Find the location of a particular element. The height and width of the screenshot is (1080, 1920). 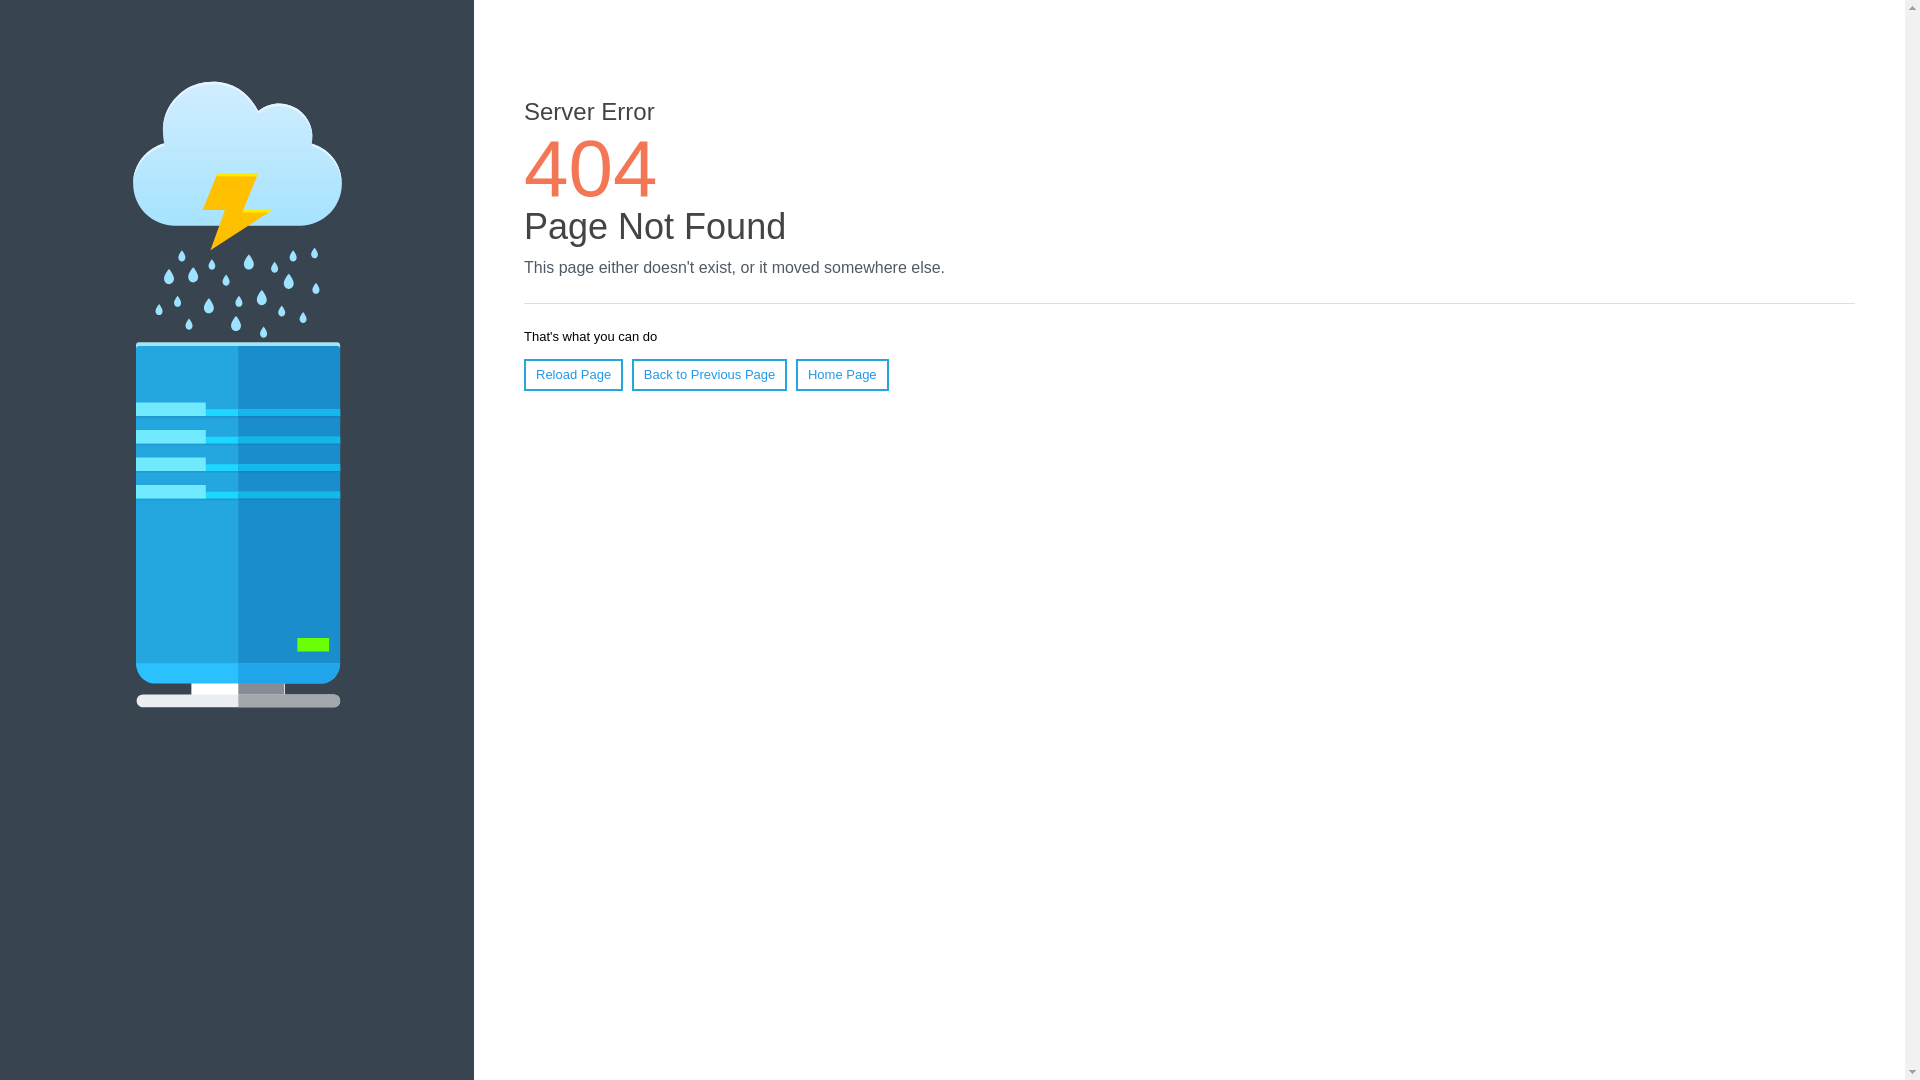

'Back to Previous Page' is located at coordinates (710, 374).